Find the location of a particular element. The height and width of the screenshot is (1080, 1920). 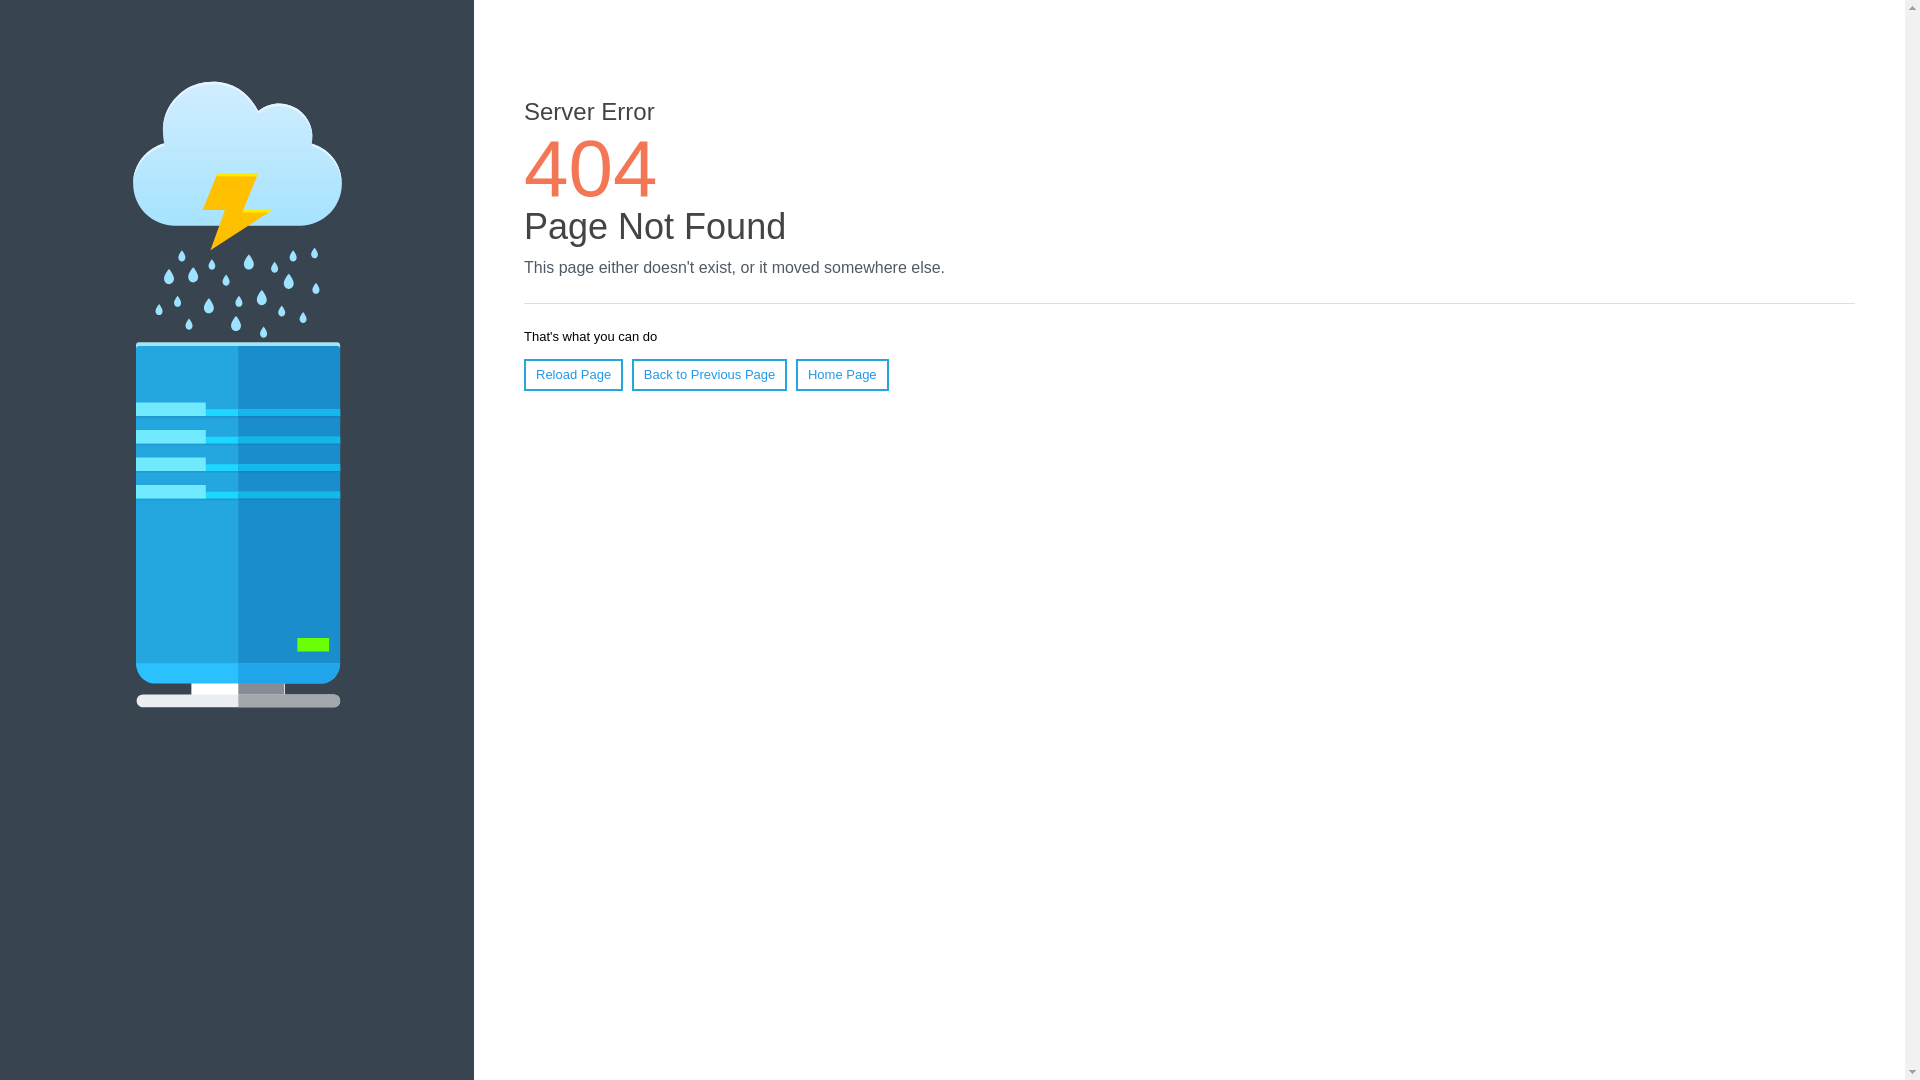

'Back to Previous Page' is located at coordinates (710, 374).